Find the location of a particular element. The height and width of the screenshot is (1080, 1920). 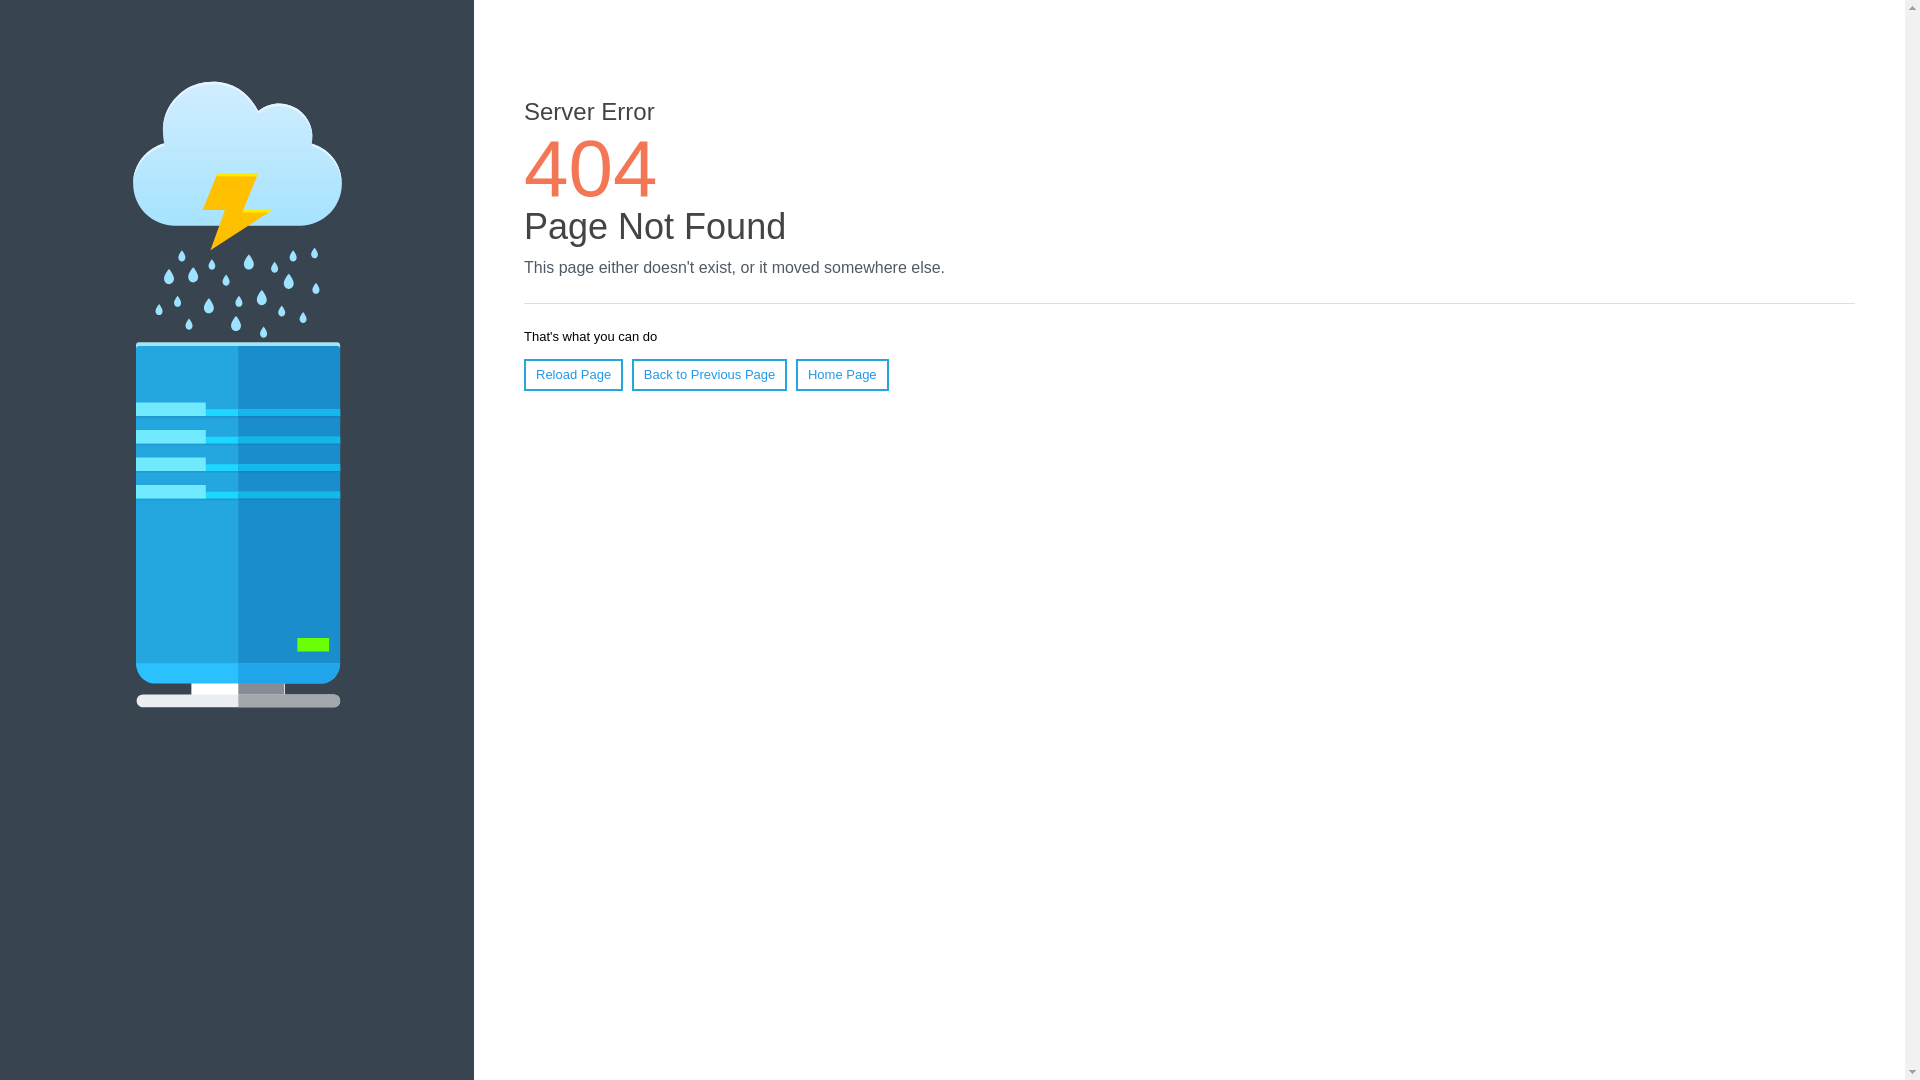

'Back to Previous Page' is located at coordinates (710, 374).